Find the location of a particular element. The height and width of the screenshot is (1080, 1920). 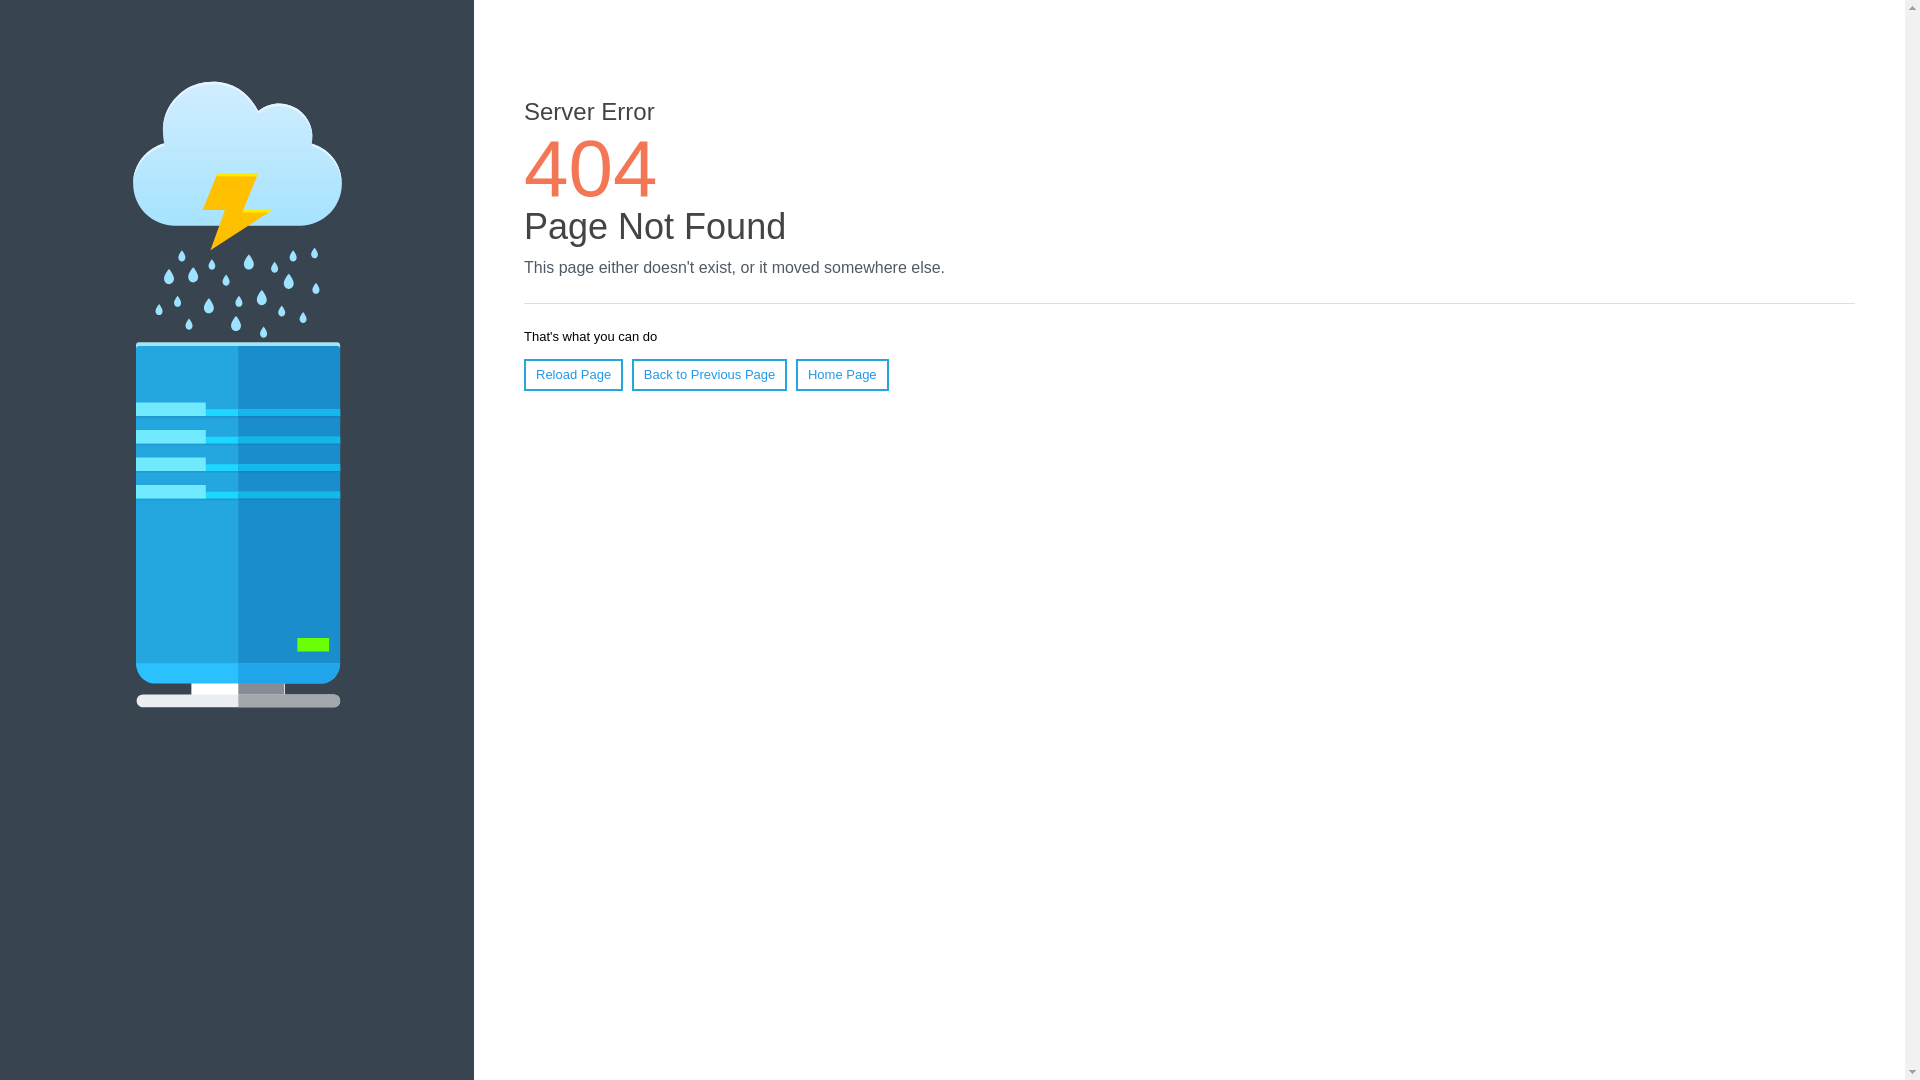

'Back to Previous Page' is located at coordinates (710, 374).